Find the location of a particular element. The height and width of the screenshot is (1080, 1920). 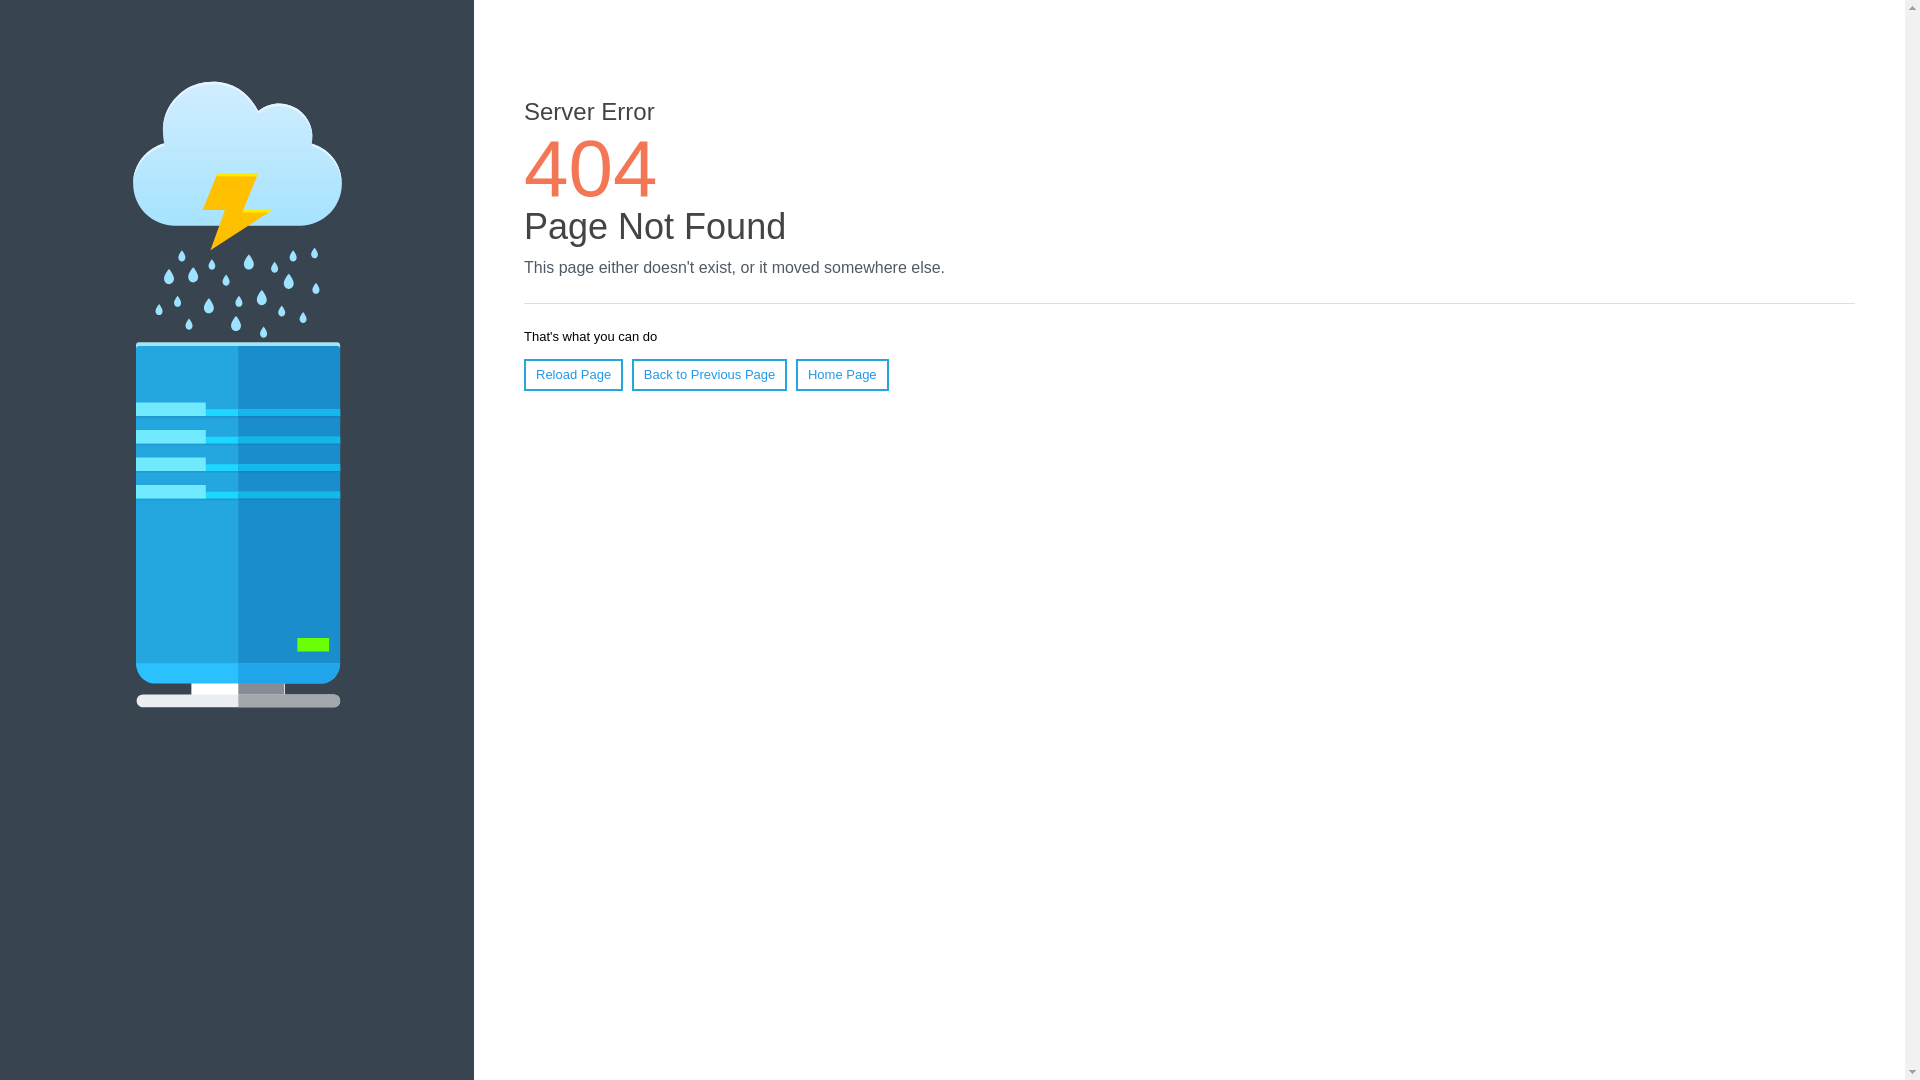

'Back to Previous Page' is located at coordinates (710, 374).